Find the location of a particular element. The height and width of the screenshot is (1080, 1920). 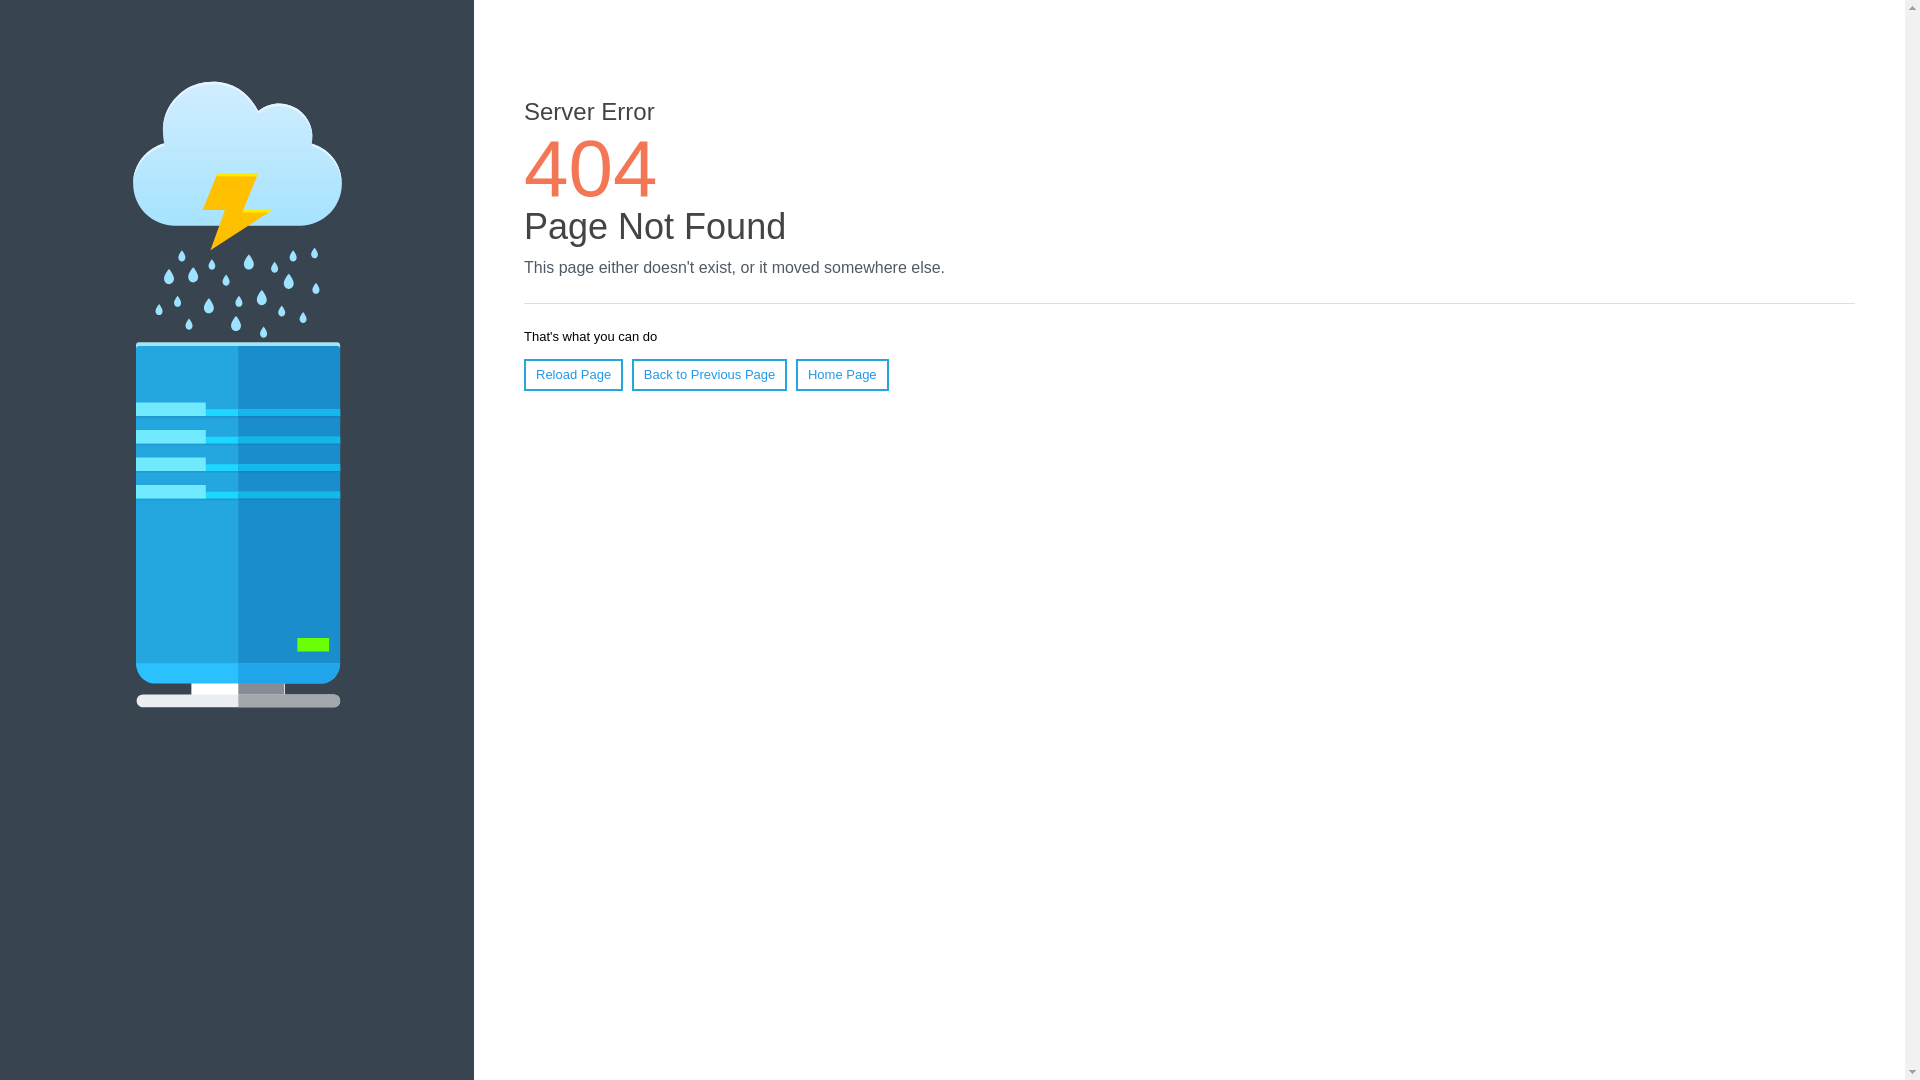

'Back to Previous Page' is located at coordinates (710, 374).